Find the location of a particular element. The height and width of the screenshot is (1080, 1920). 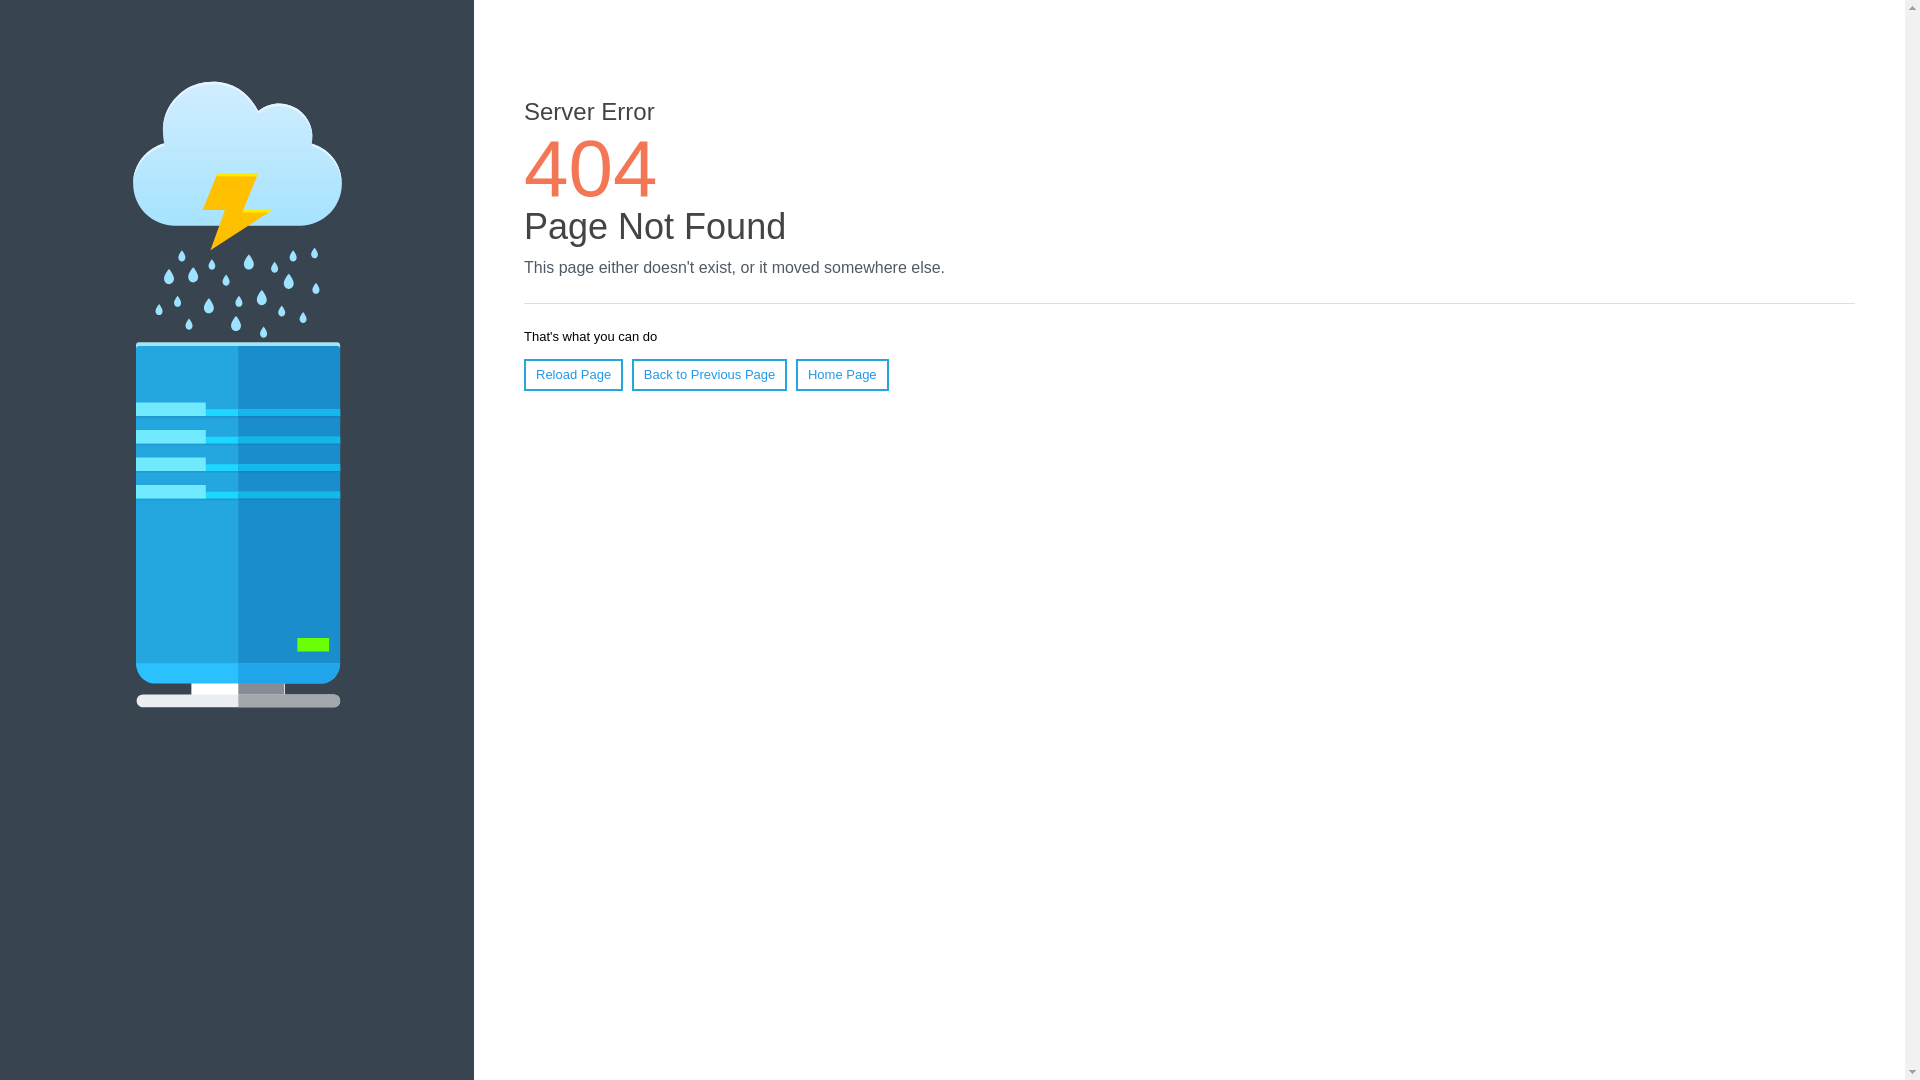

'Back to Previous Page' is located at coordinates (710, 374).